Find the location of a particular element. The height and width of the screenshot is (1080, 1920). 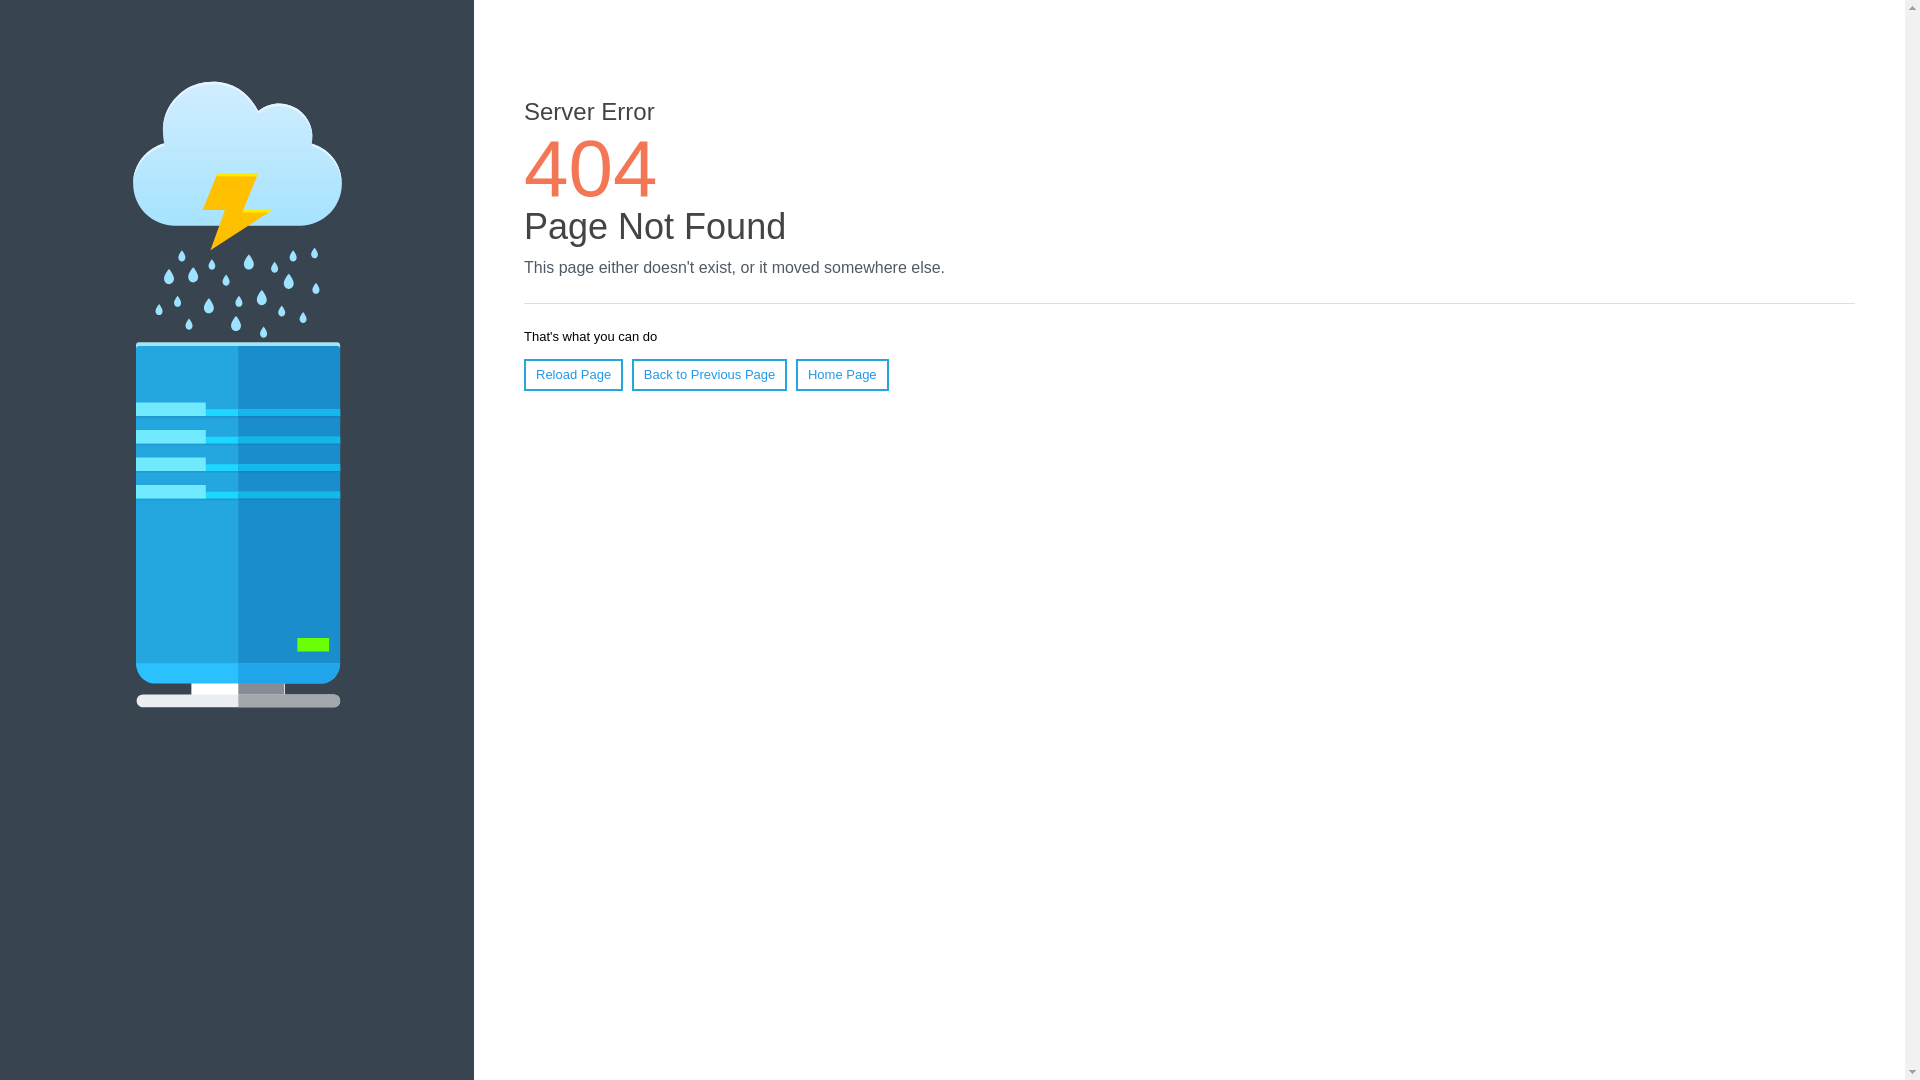

'Back to Previous Page' is located at coordinates (710, 374).